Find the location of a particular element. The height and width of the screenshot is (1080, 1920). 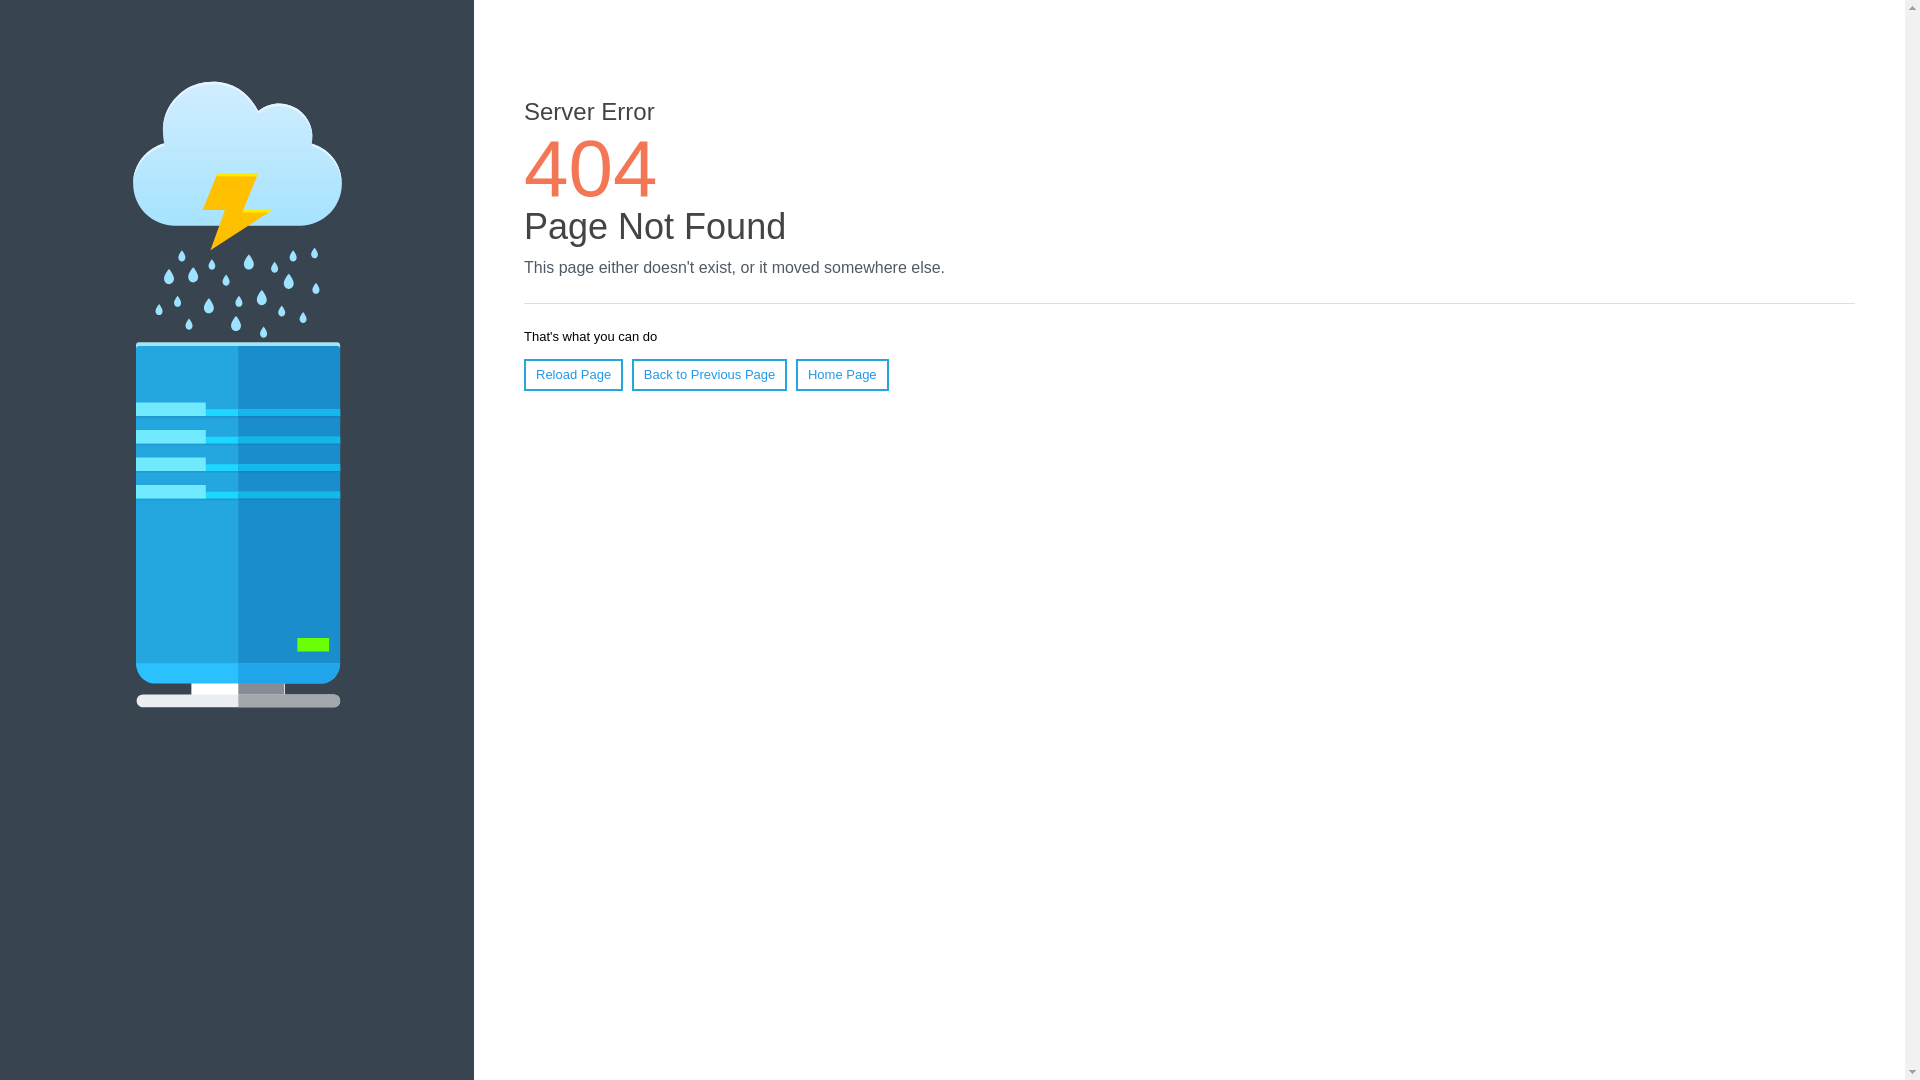

'Back to Previous Page' is located at coordinates (710, 374).